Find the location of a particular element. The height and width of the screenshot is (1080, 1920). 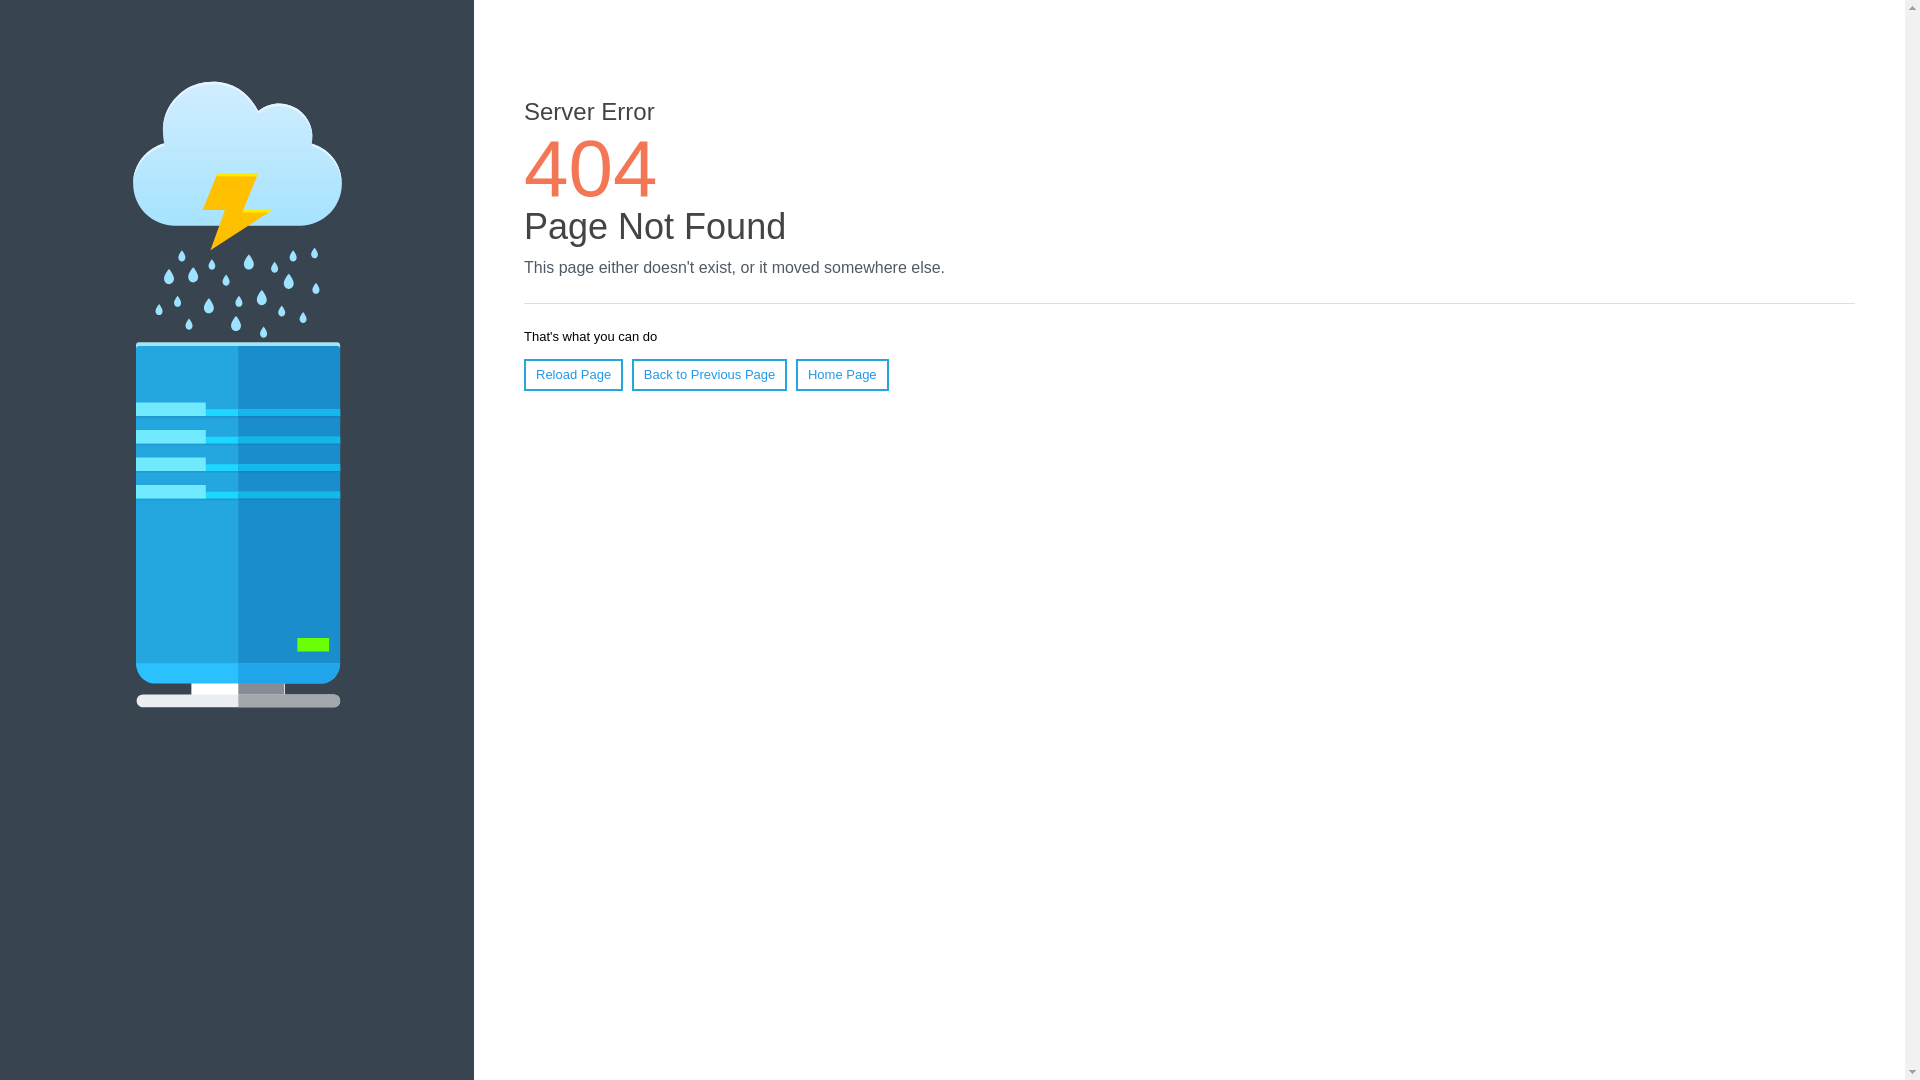

'Back to Previous Page' is located at coordinates (710, 374).